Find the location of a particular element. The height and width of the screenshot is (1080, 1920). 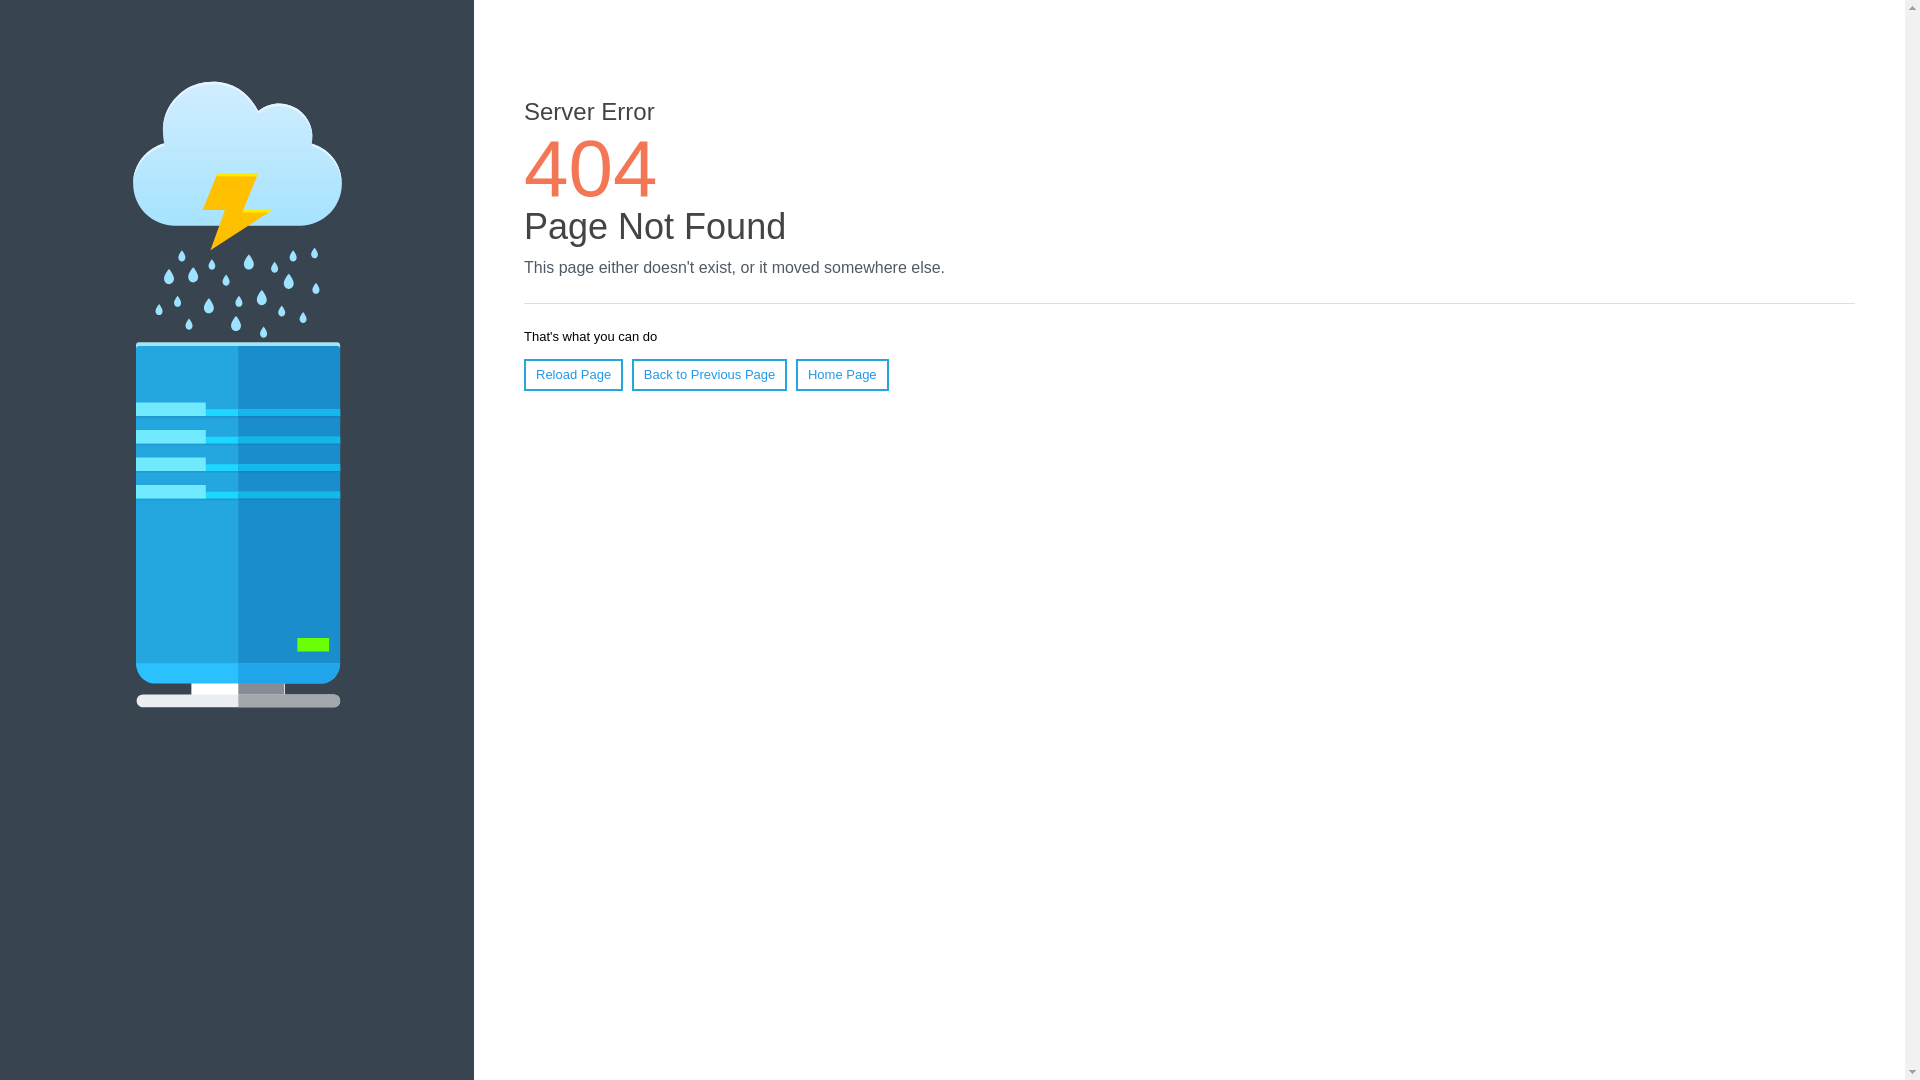

'Back to Previous Page' is located at coordinates (710, 374).